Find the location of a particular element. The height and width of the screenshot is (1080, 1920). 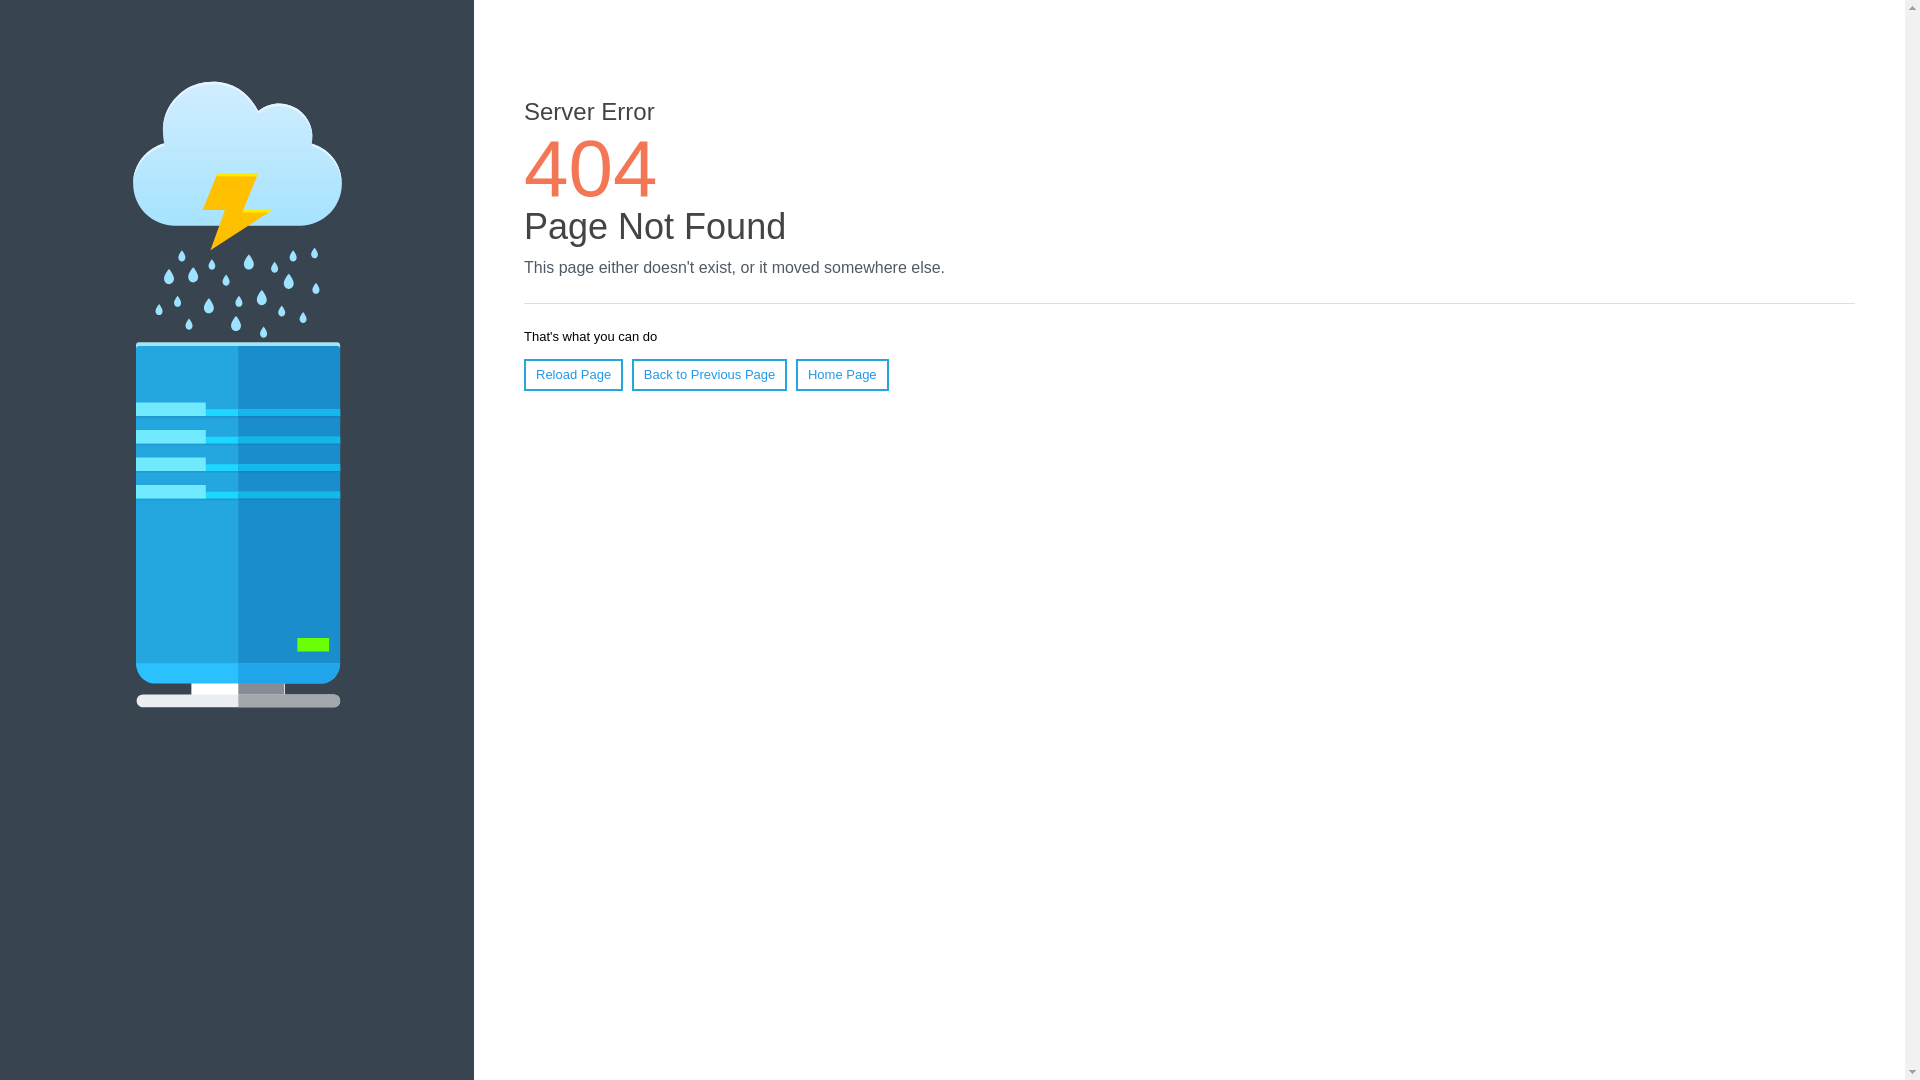

'Back to Previous Page' is located at coordinates (710, 374).